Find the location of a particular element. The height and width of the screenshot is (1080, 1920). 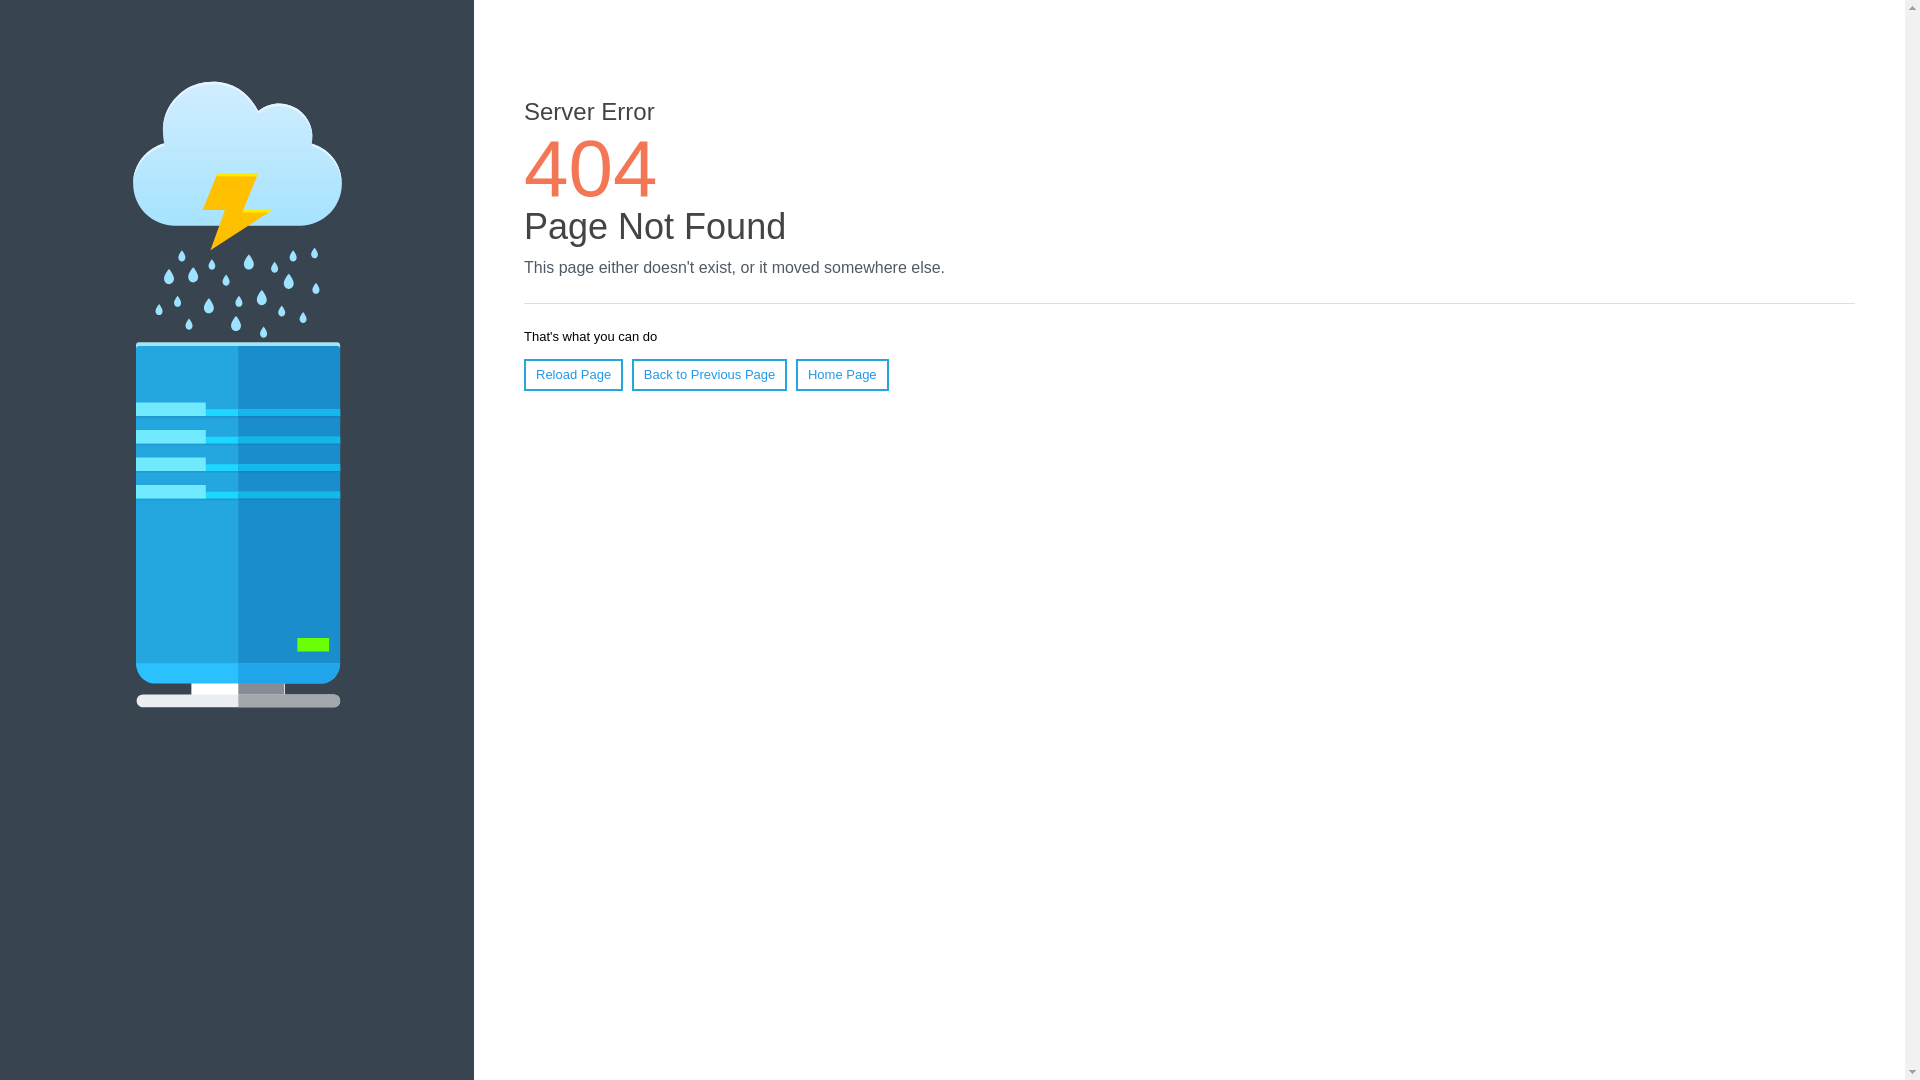

'Back to Previous Page' is located at coordinates (710, 374).